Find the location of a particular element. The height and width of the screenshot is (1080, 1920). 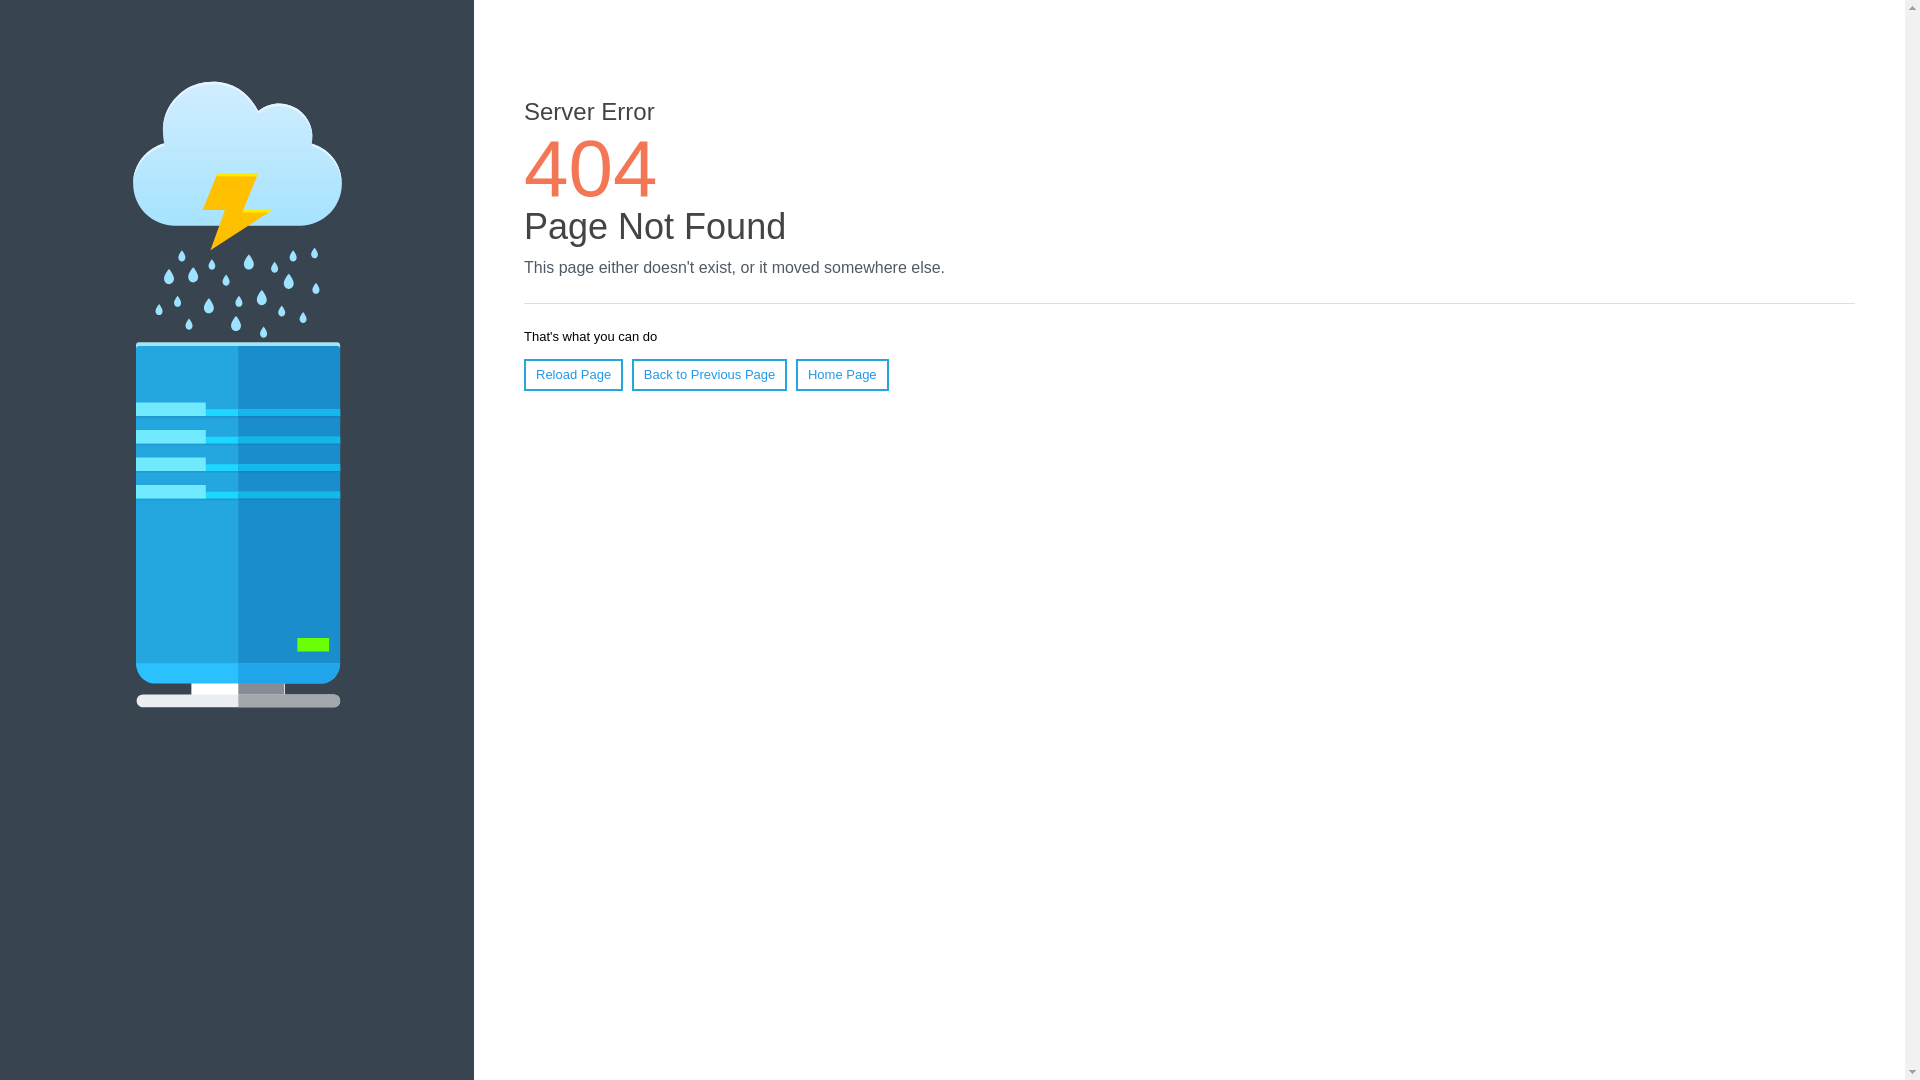

'Back to Previous Page' is located at coordinates (710, 374).